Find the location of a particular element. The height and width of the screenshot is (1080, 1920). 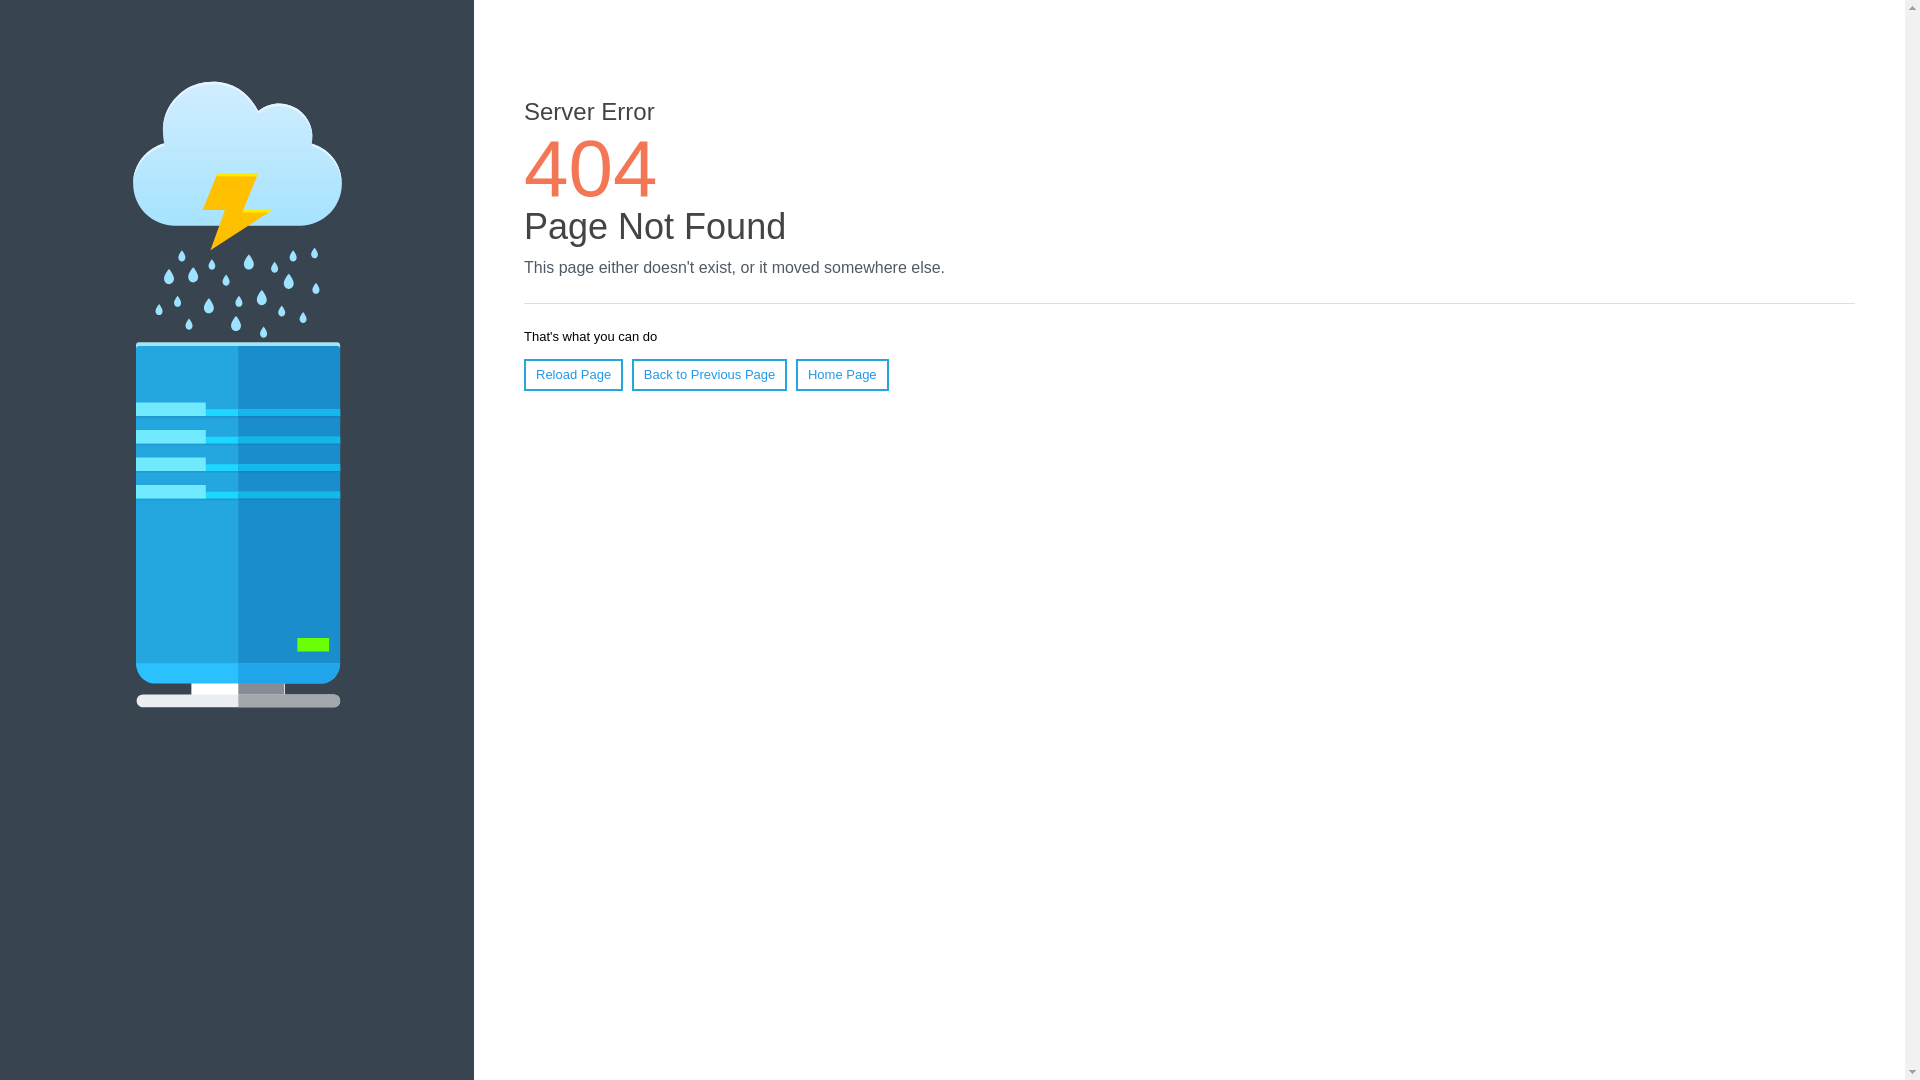

'Back to Previous Page' is located at coordinates (710, 374).